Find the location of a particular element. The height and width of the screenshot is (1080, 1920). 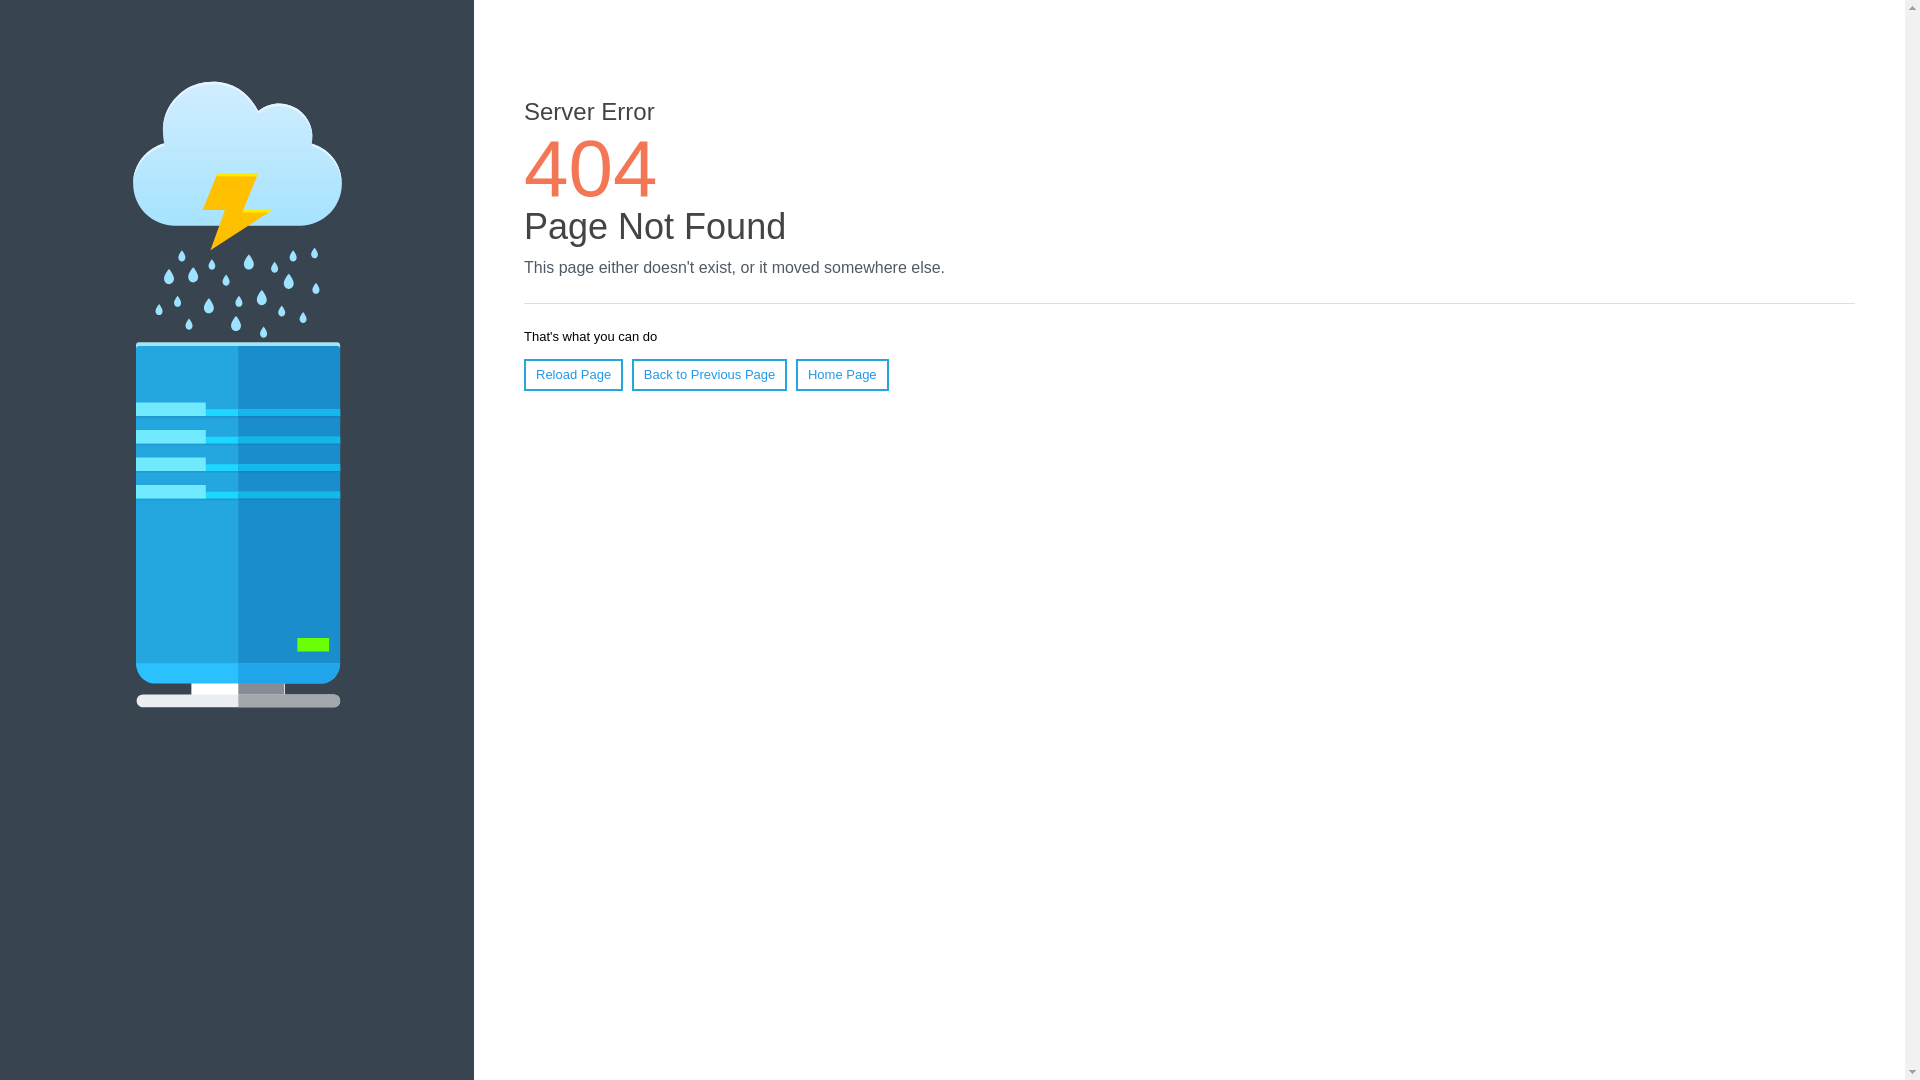

'Back to Previous Page' is located at coordinates (710, 374).